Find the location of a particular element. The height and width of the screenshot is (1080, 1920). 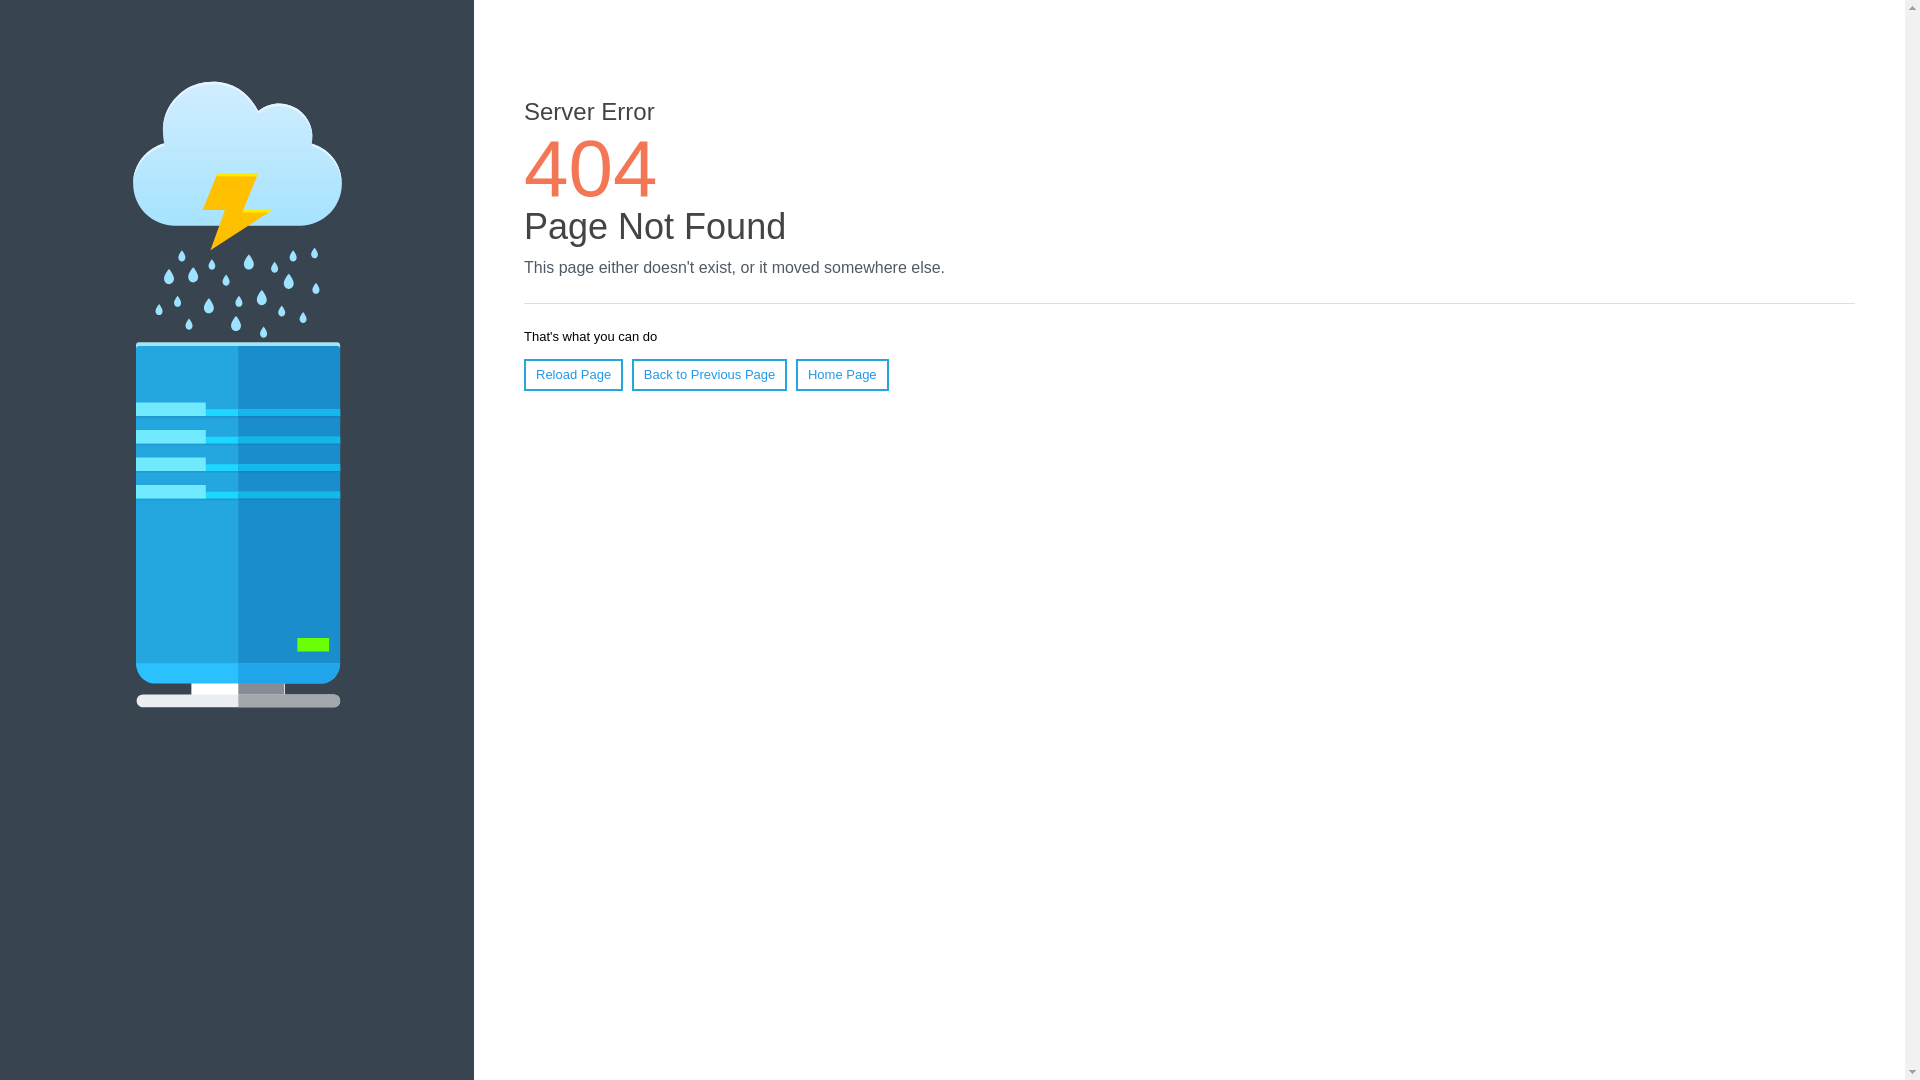

'Back to Previous Page' is located at coordinates (710, 374).